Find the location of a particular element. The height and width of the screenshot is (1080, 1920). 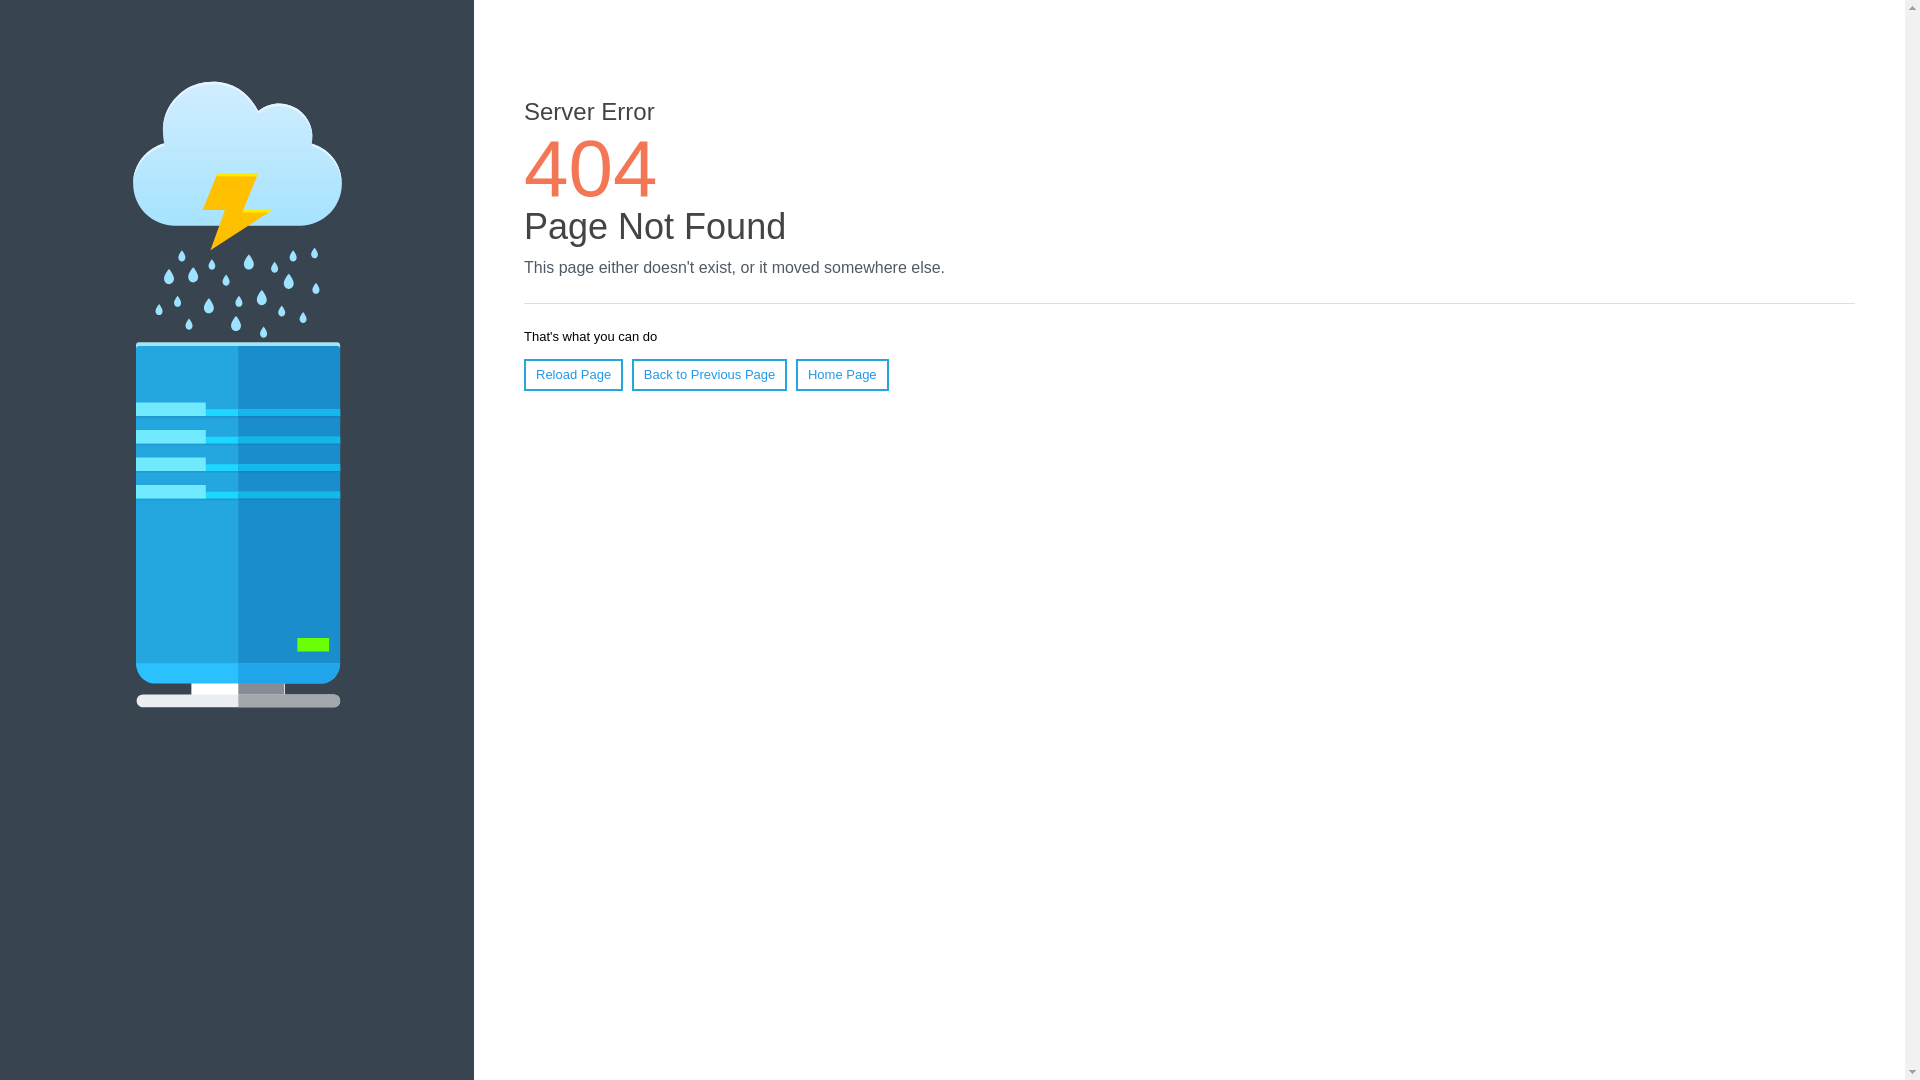

'Back to Previous Page' is located at coordinates (710, 374).